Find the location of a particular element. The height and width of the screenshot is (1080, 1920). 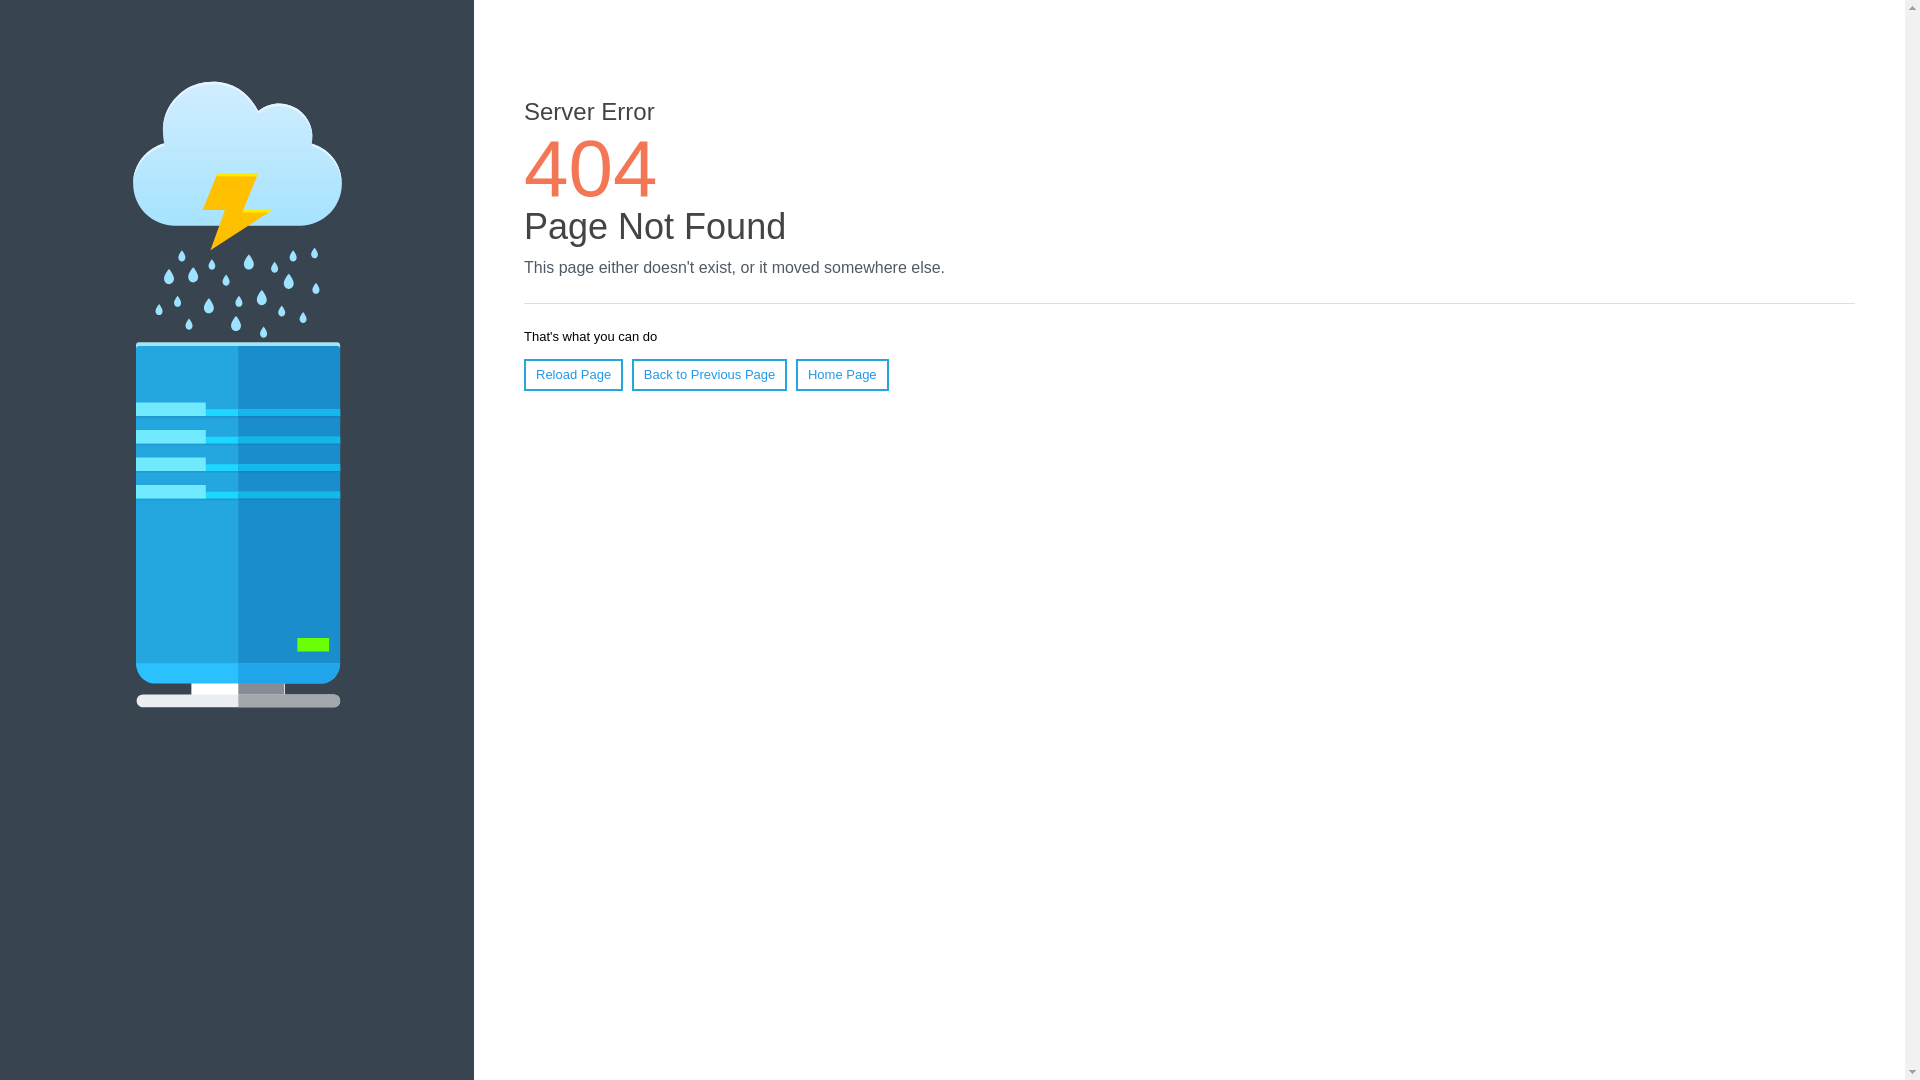

'Back to Previous Page' is located at coordinates (710, 374).